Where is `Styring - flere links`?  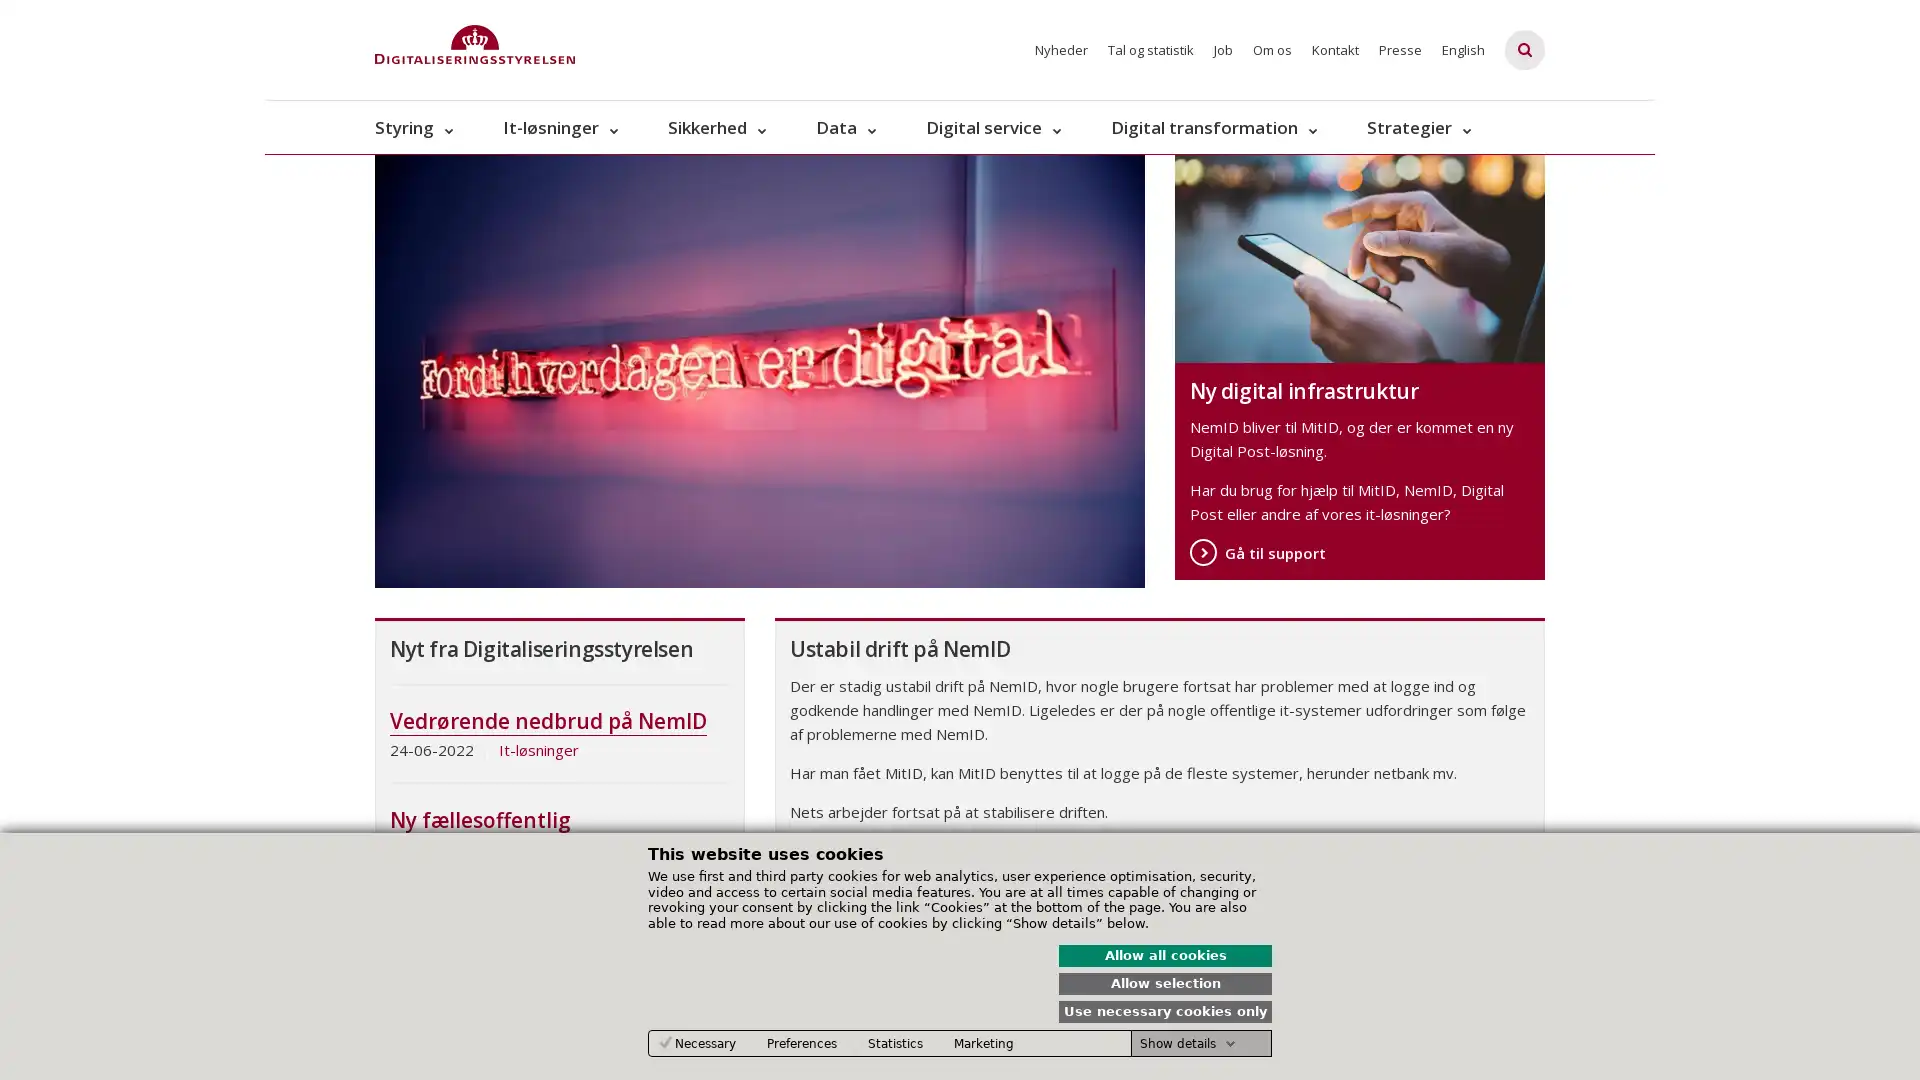 Styring - flere links is located at coordinates (447, 128).